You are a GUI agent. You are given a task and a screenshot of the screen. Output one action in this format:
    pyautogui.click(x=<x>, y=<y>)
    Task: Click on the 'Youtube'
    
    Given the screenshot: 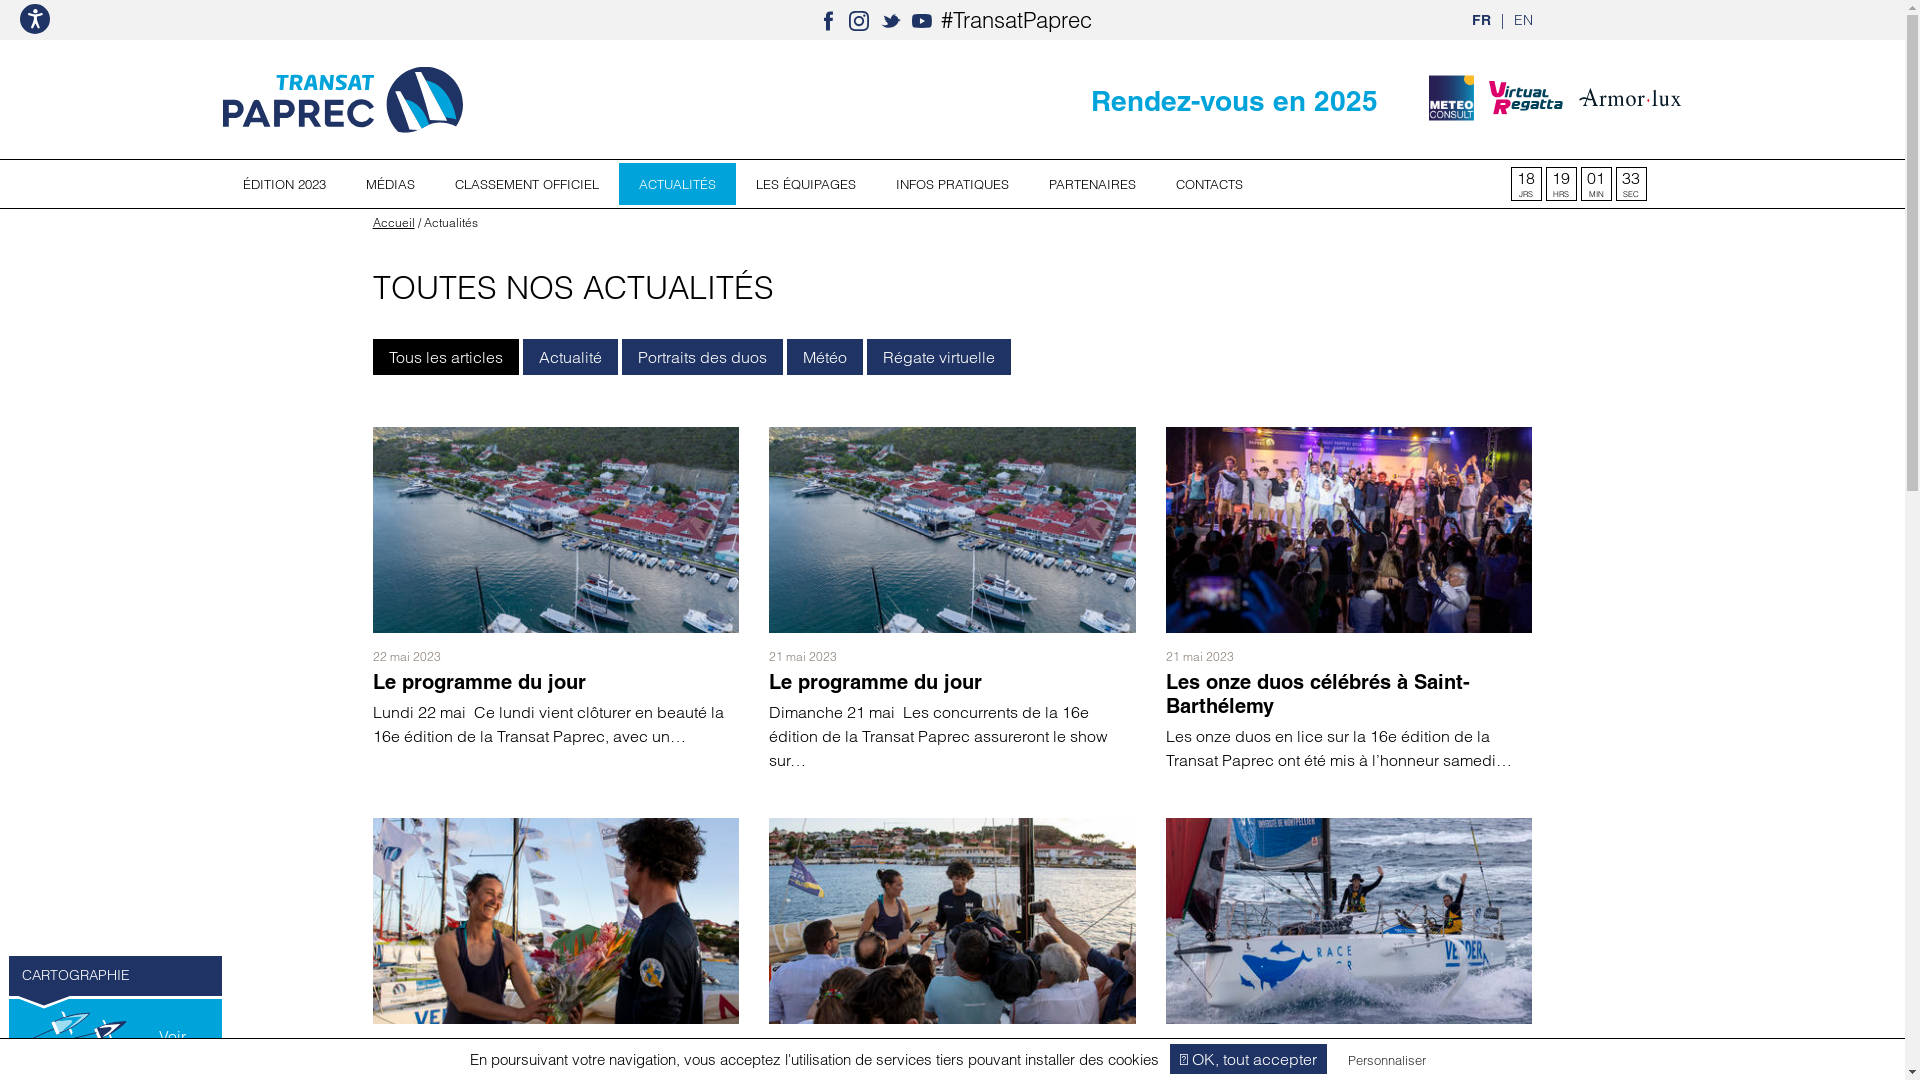 What is the action you would take?
    pyautogui.click(x=920, y=19)
    